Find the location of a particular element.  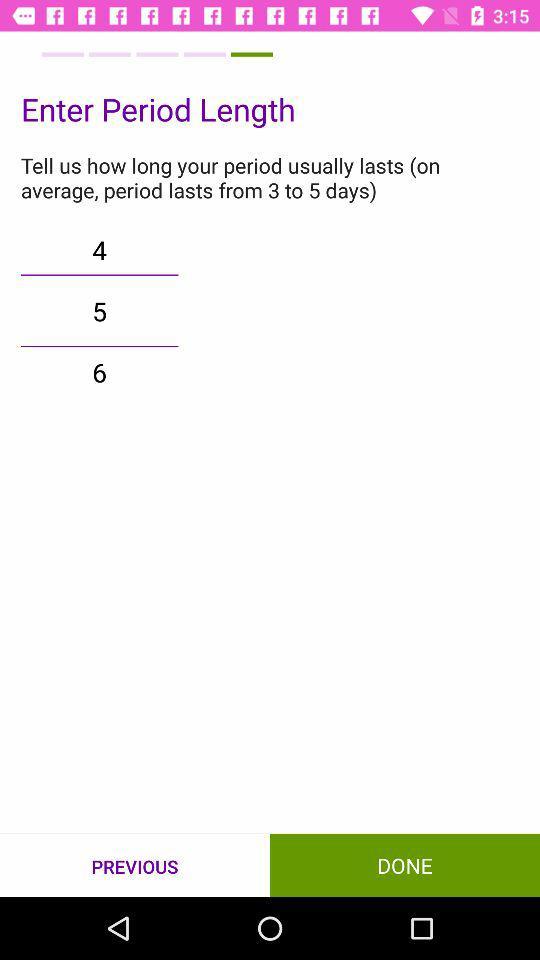

previous at the bottom left corner is located at coordinates (135, 865).